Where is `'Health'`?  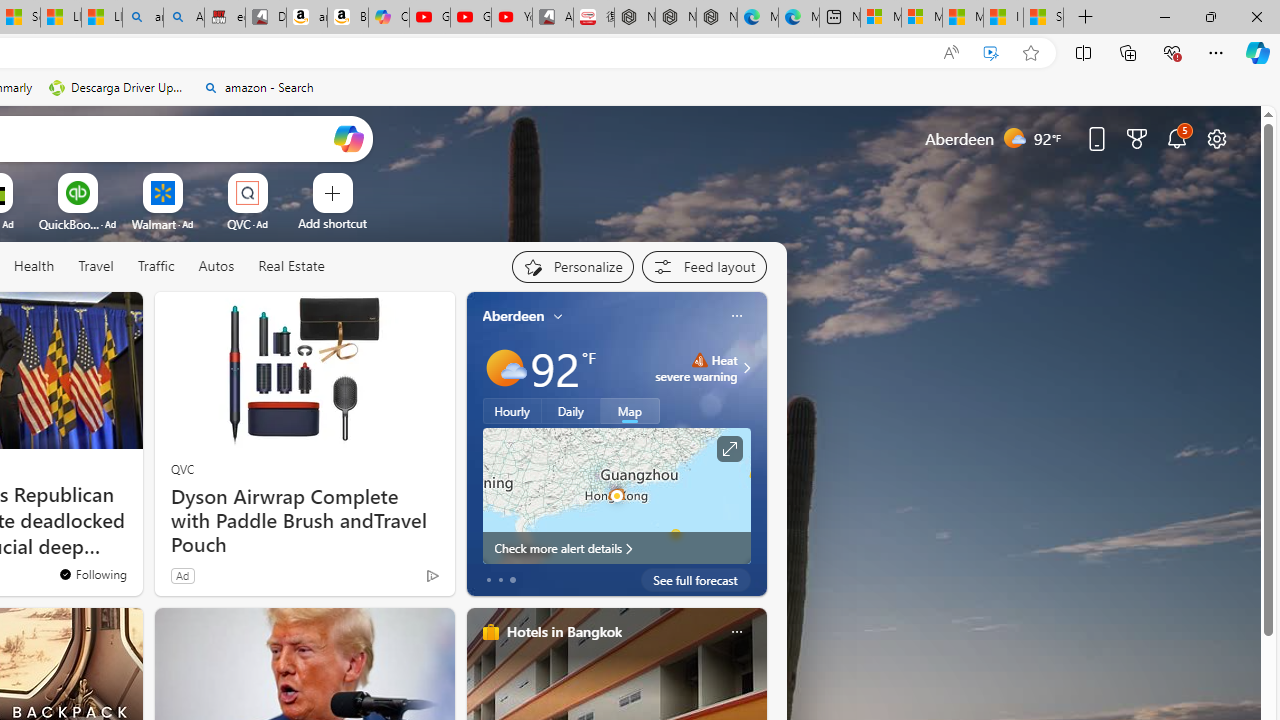 'Health' is located at coordinates (34, 265).